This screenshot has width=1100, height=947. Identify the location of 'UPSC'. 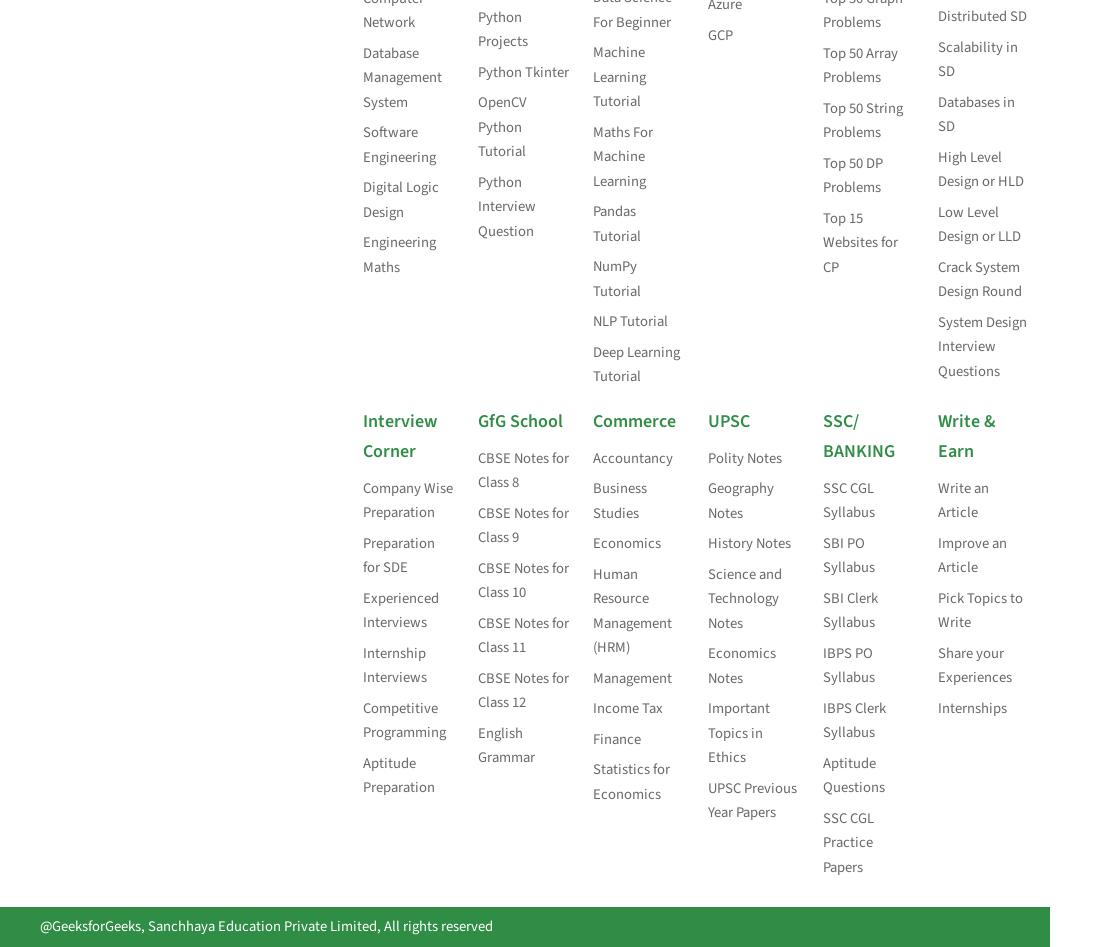
(727, 420).